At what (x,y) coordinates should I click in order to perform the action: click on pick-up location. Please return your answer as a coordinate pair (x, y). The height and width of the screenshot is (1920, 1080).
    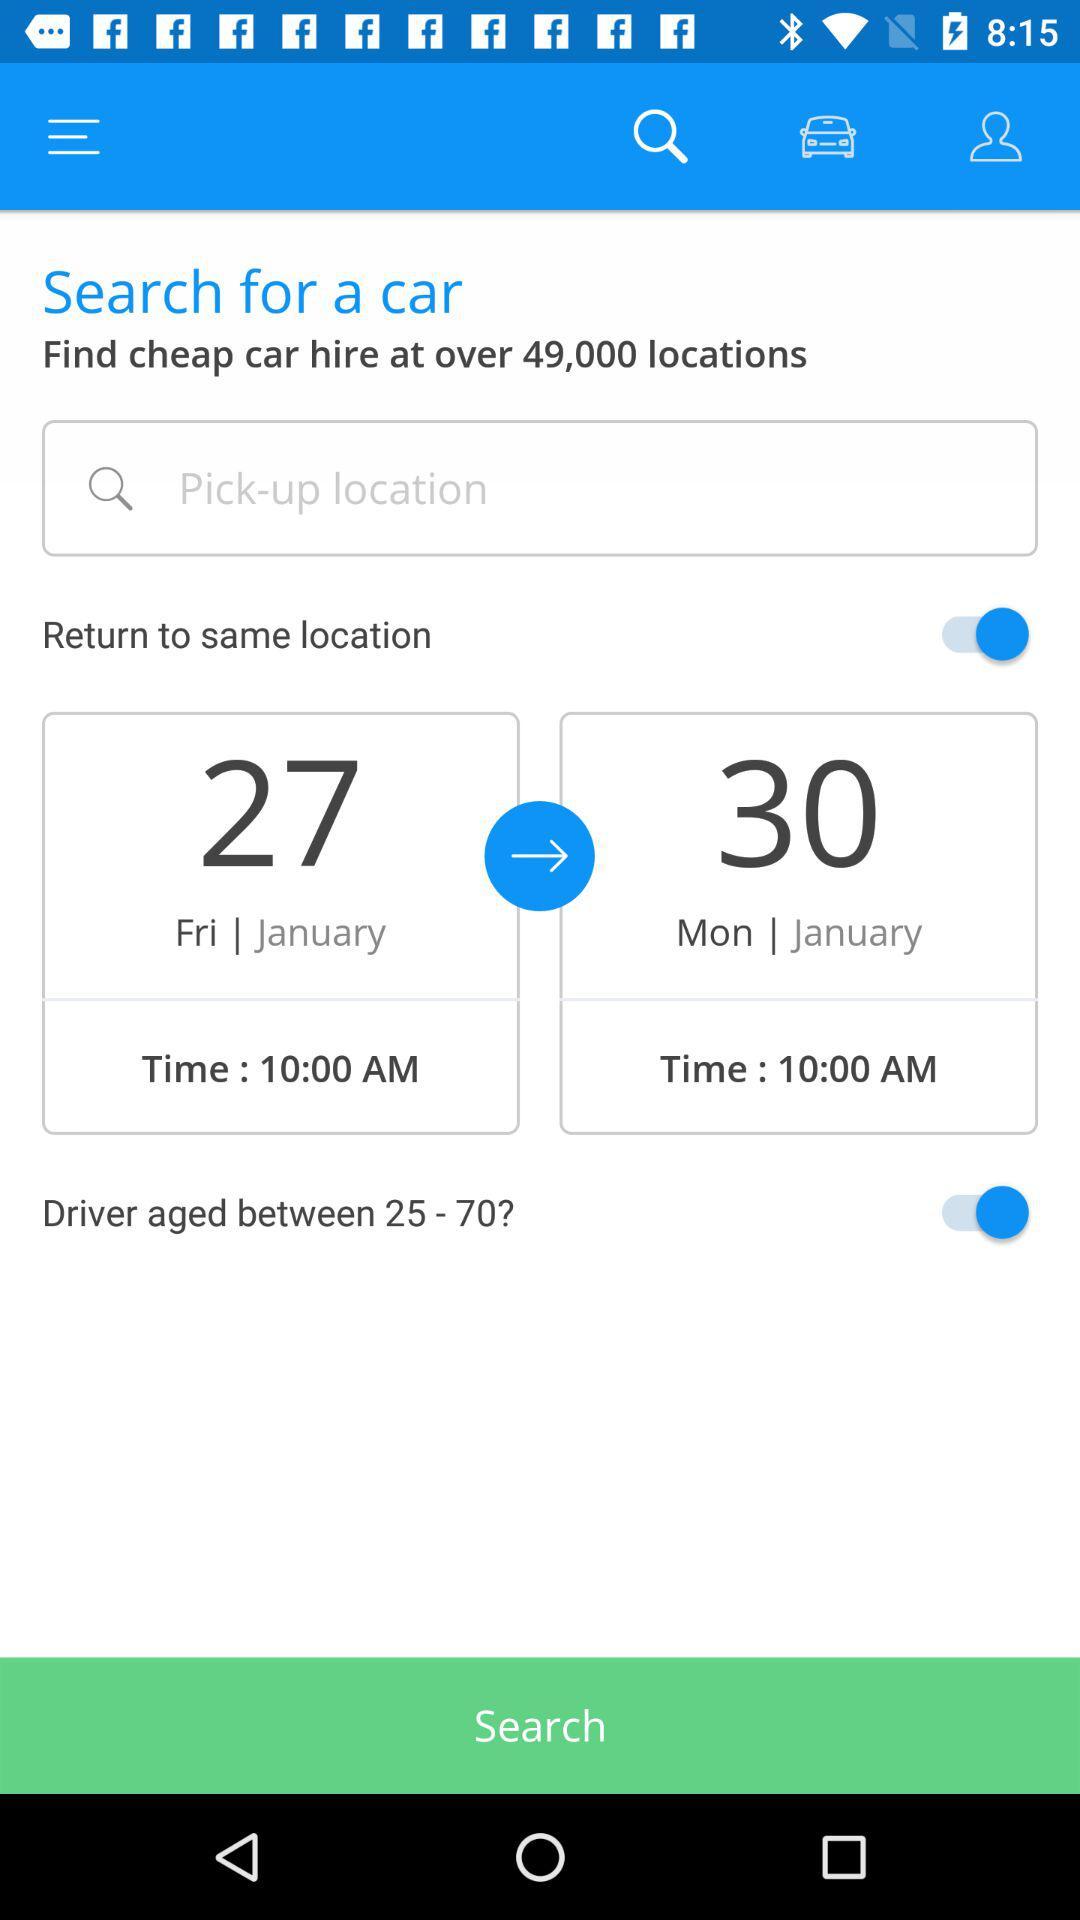
    Looking at the image, I should click on (540, 488).